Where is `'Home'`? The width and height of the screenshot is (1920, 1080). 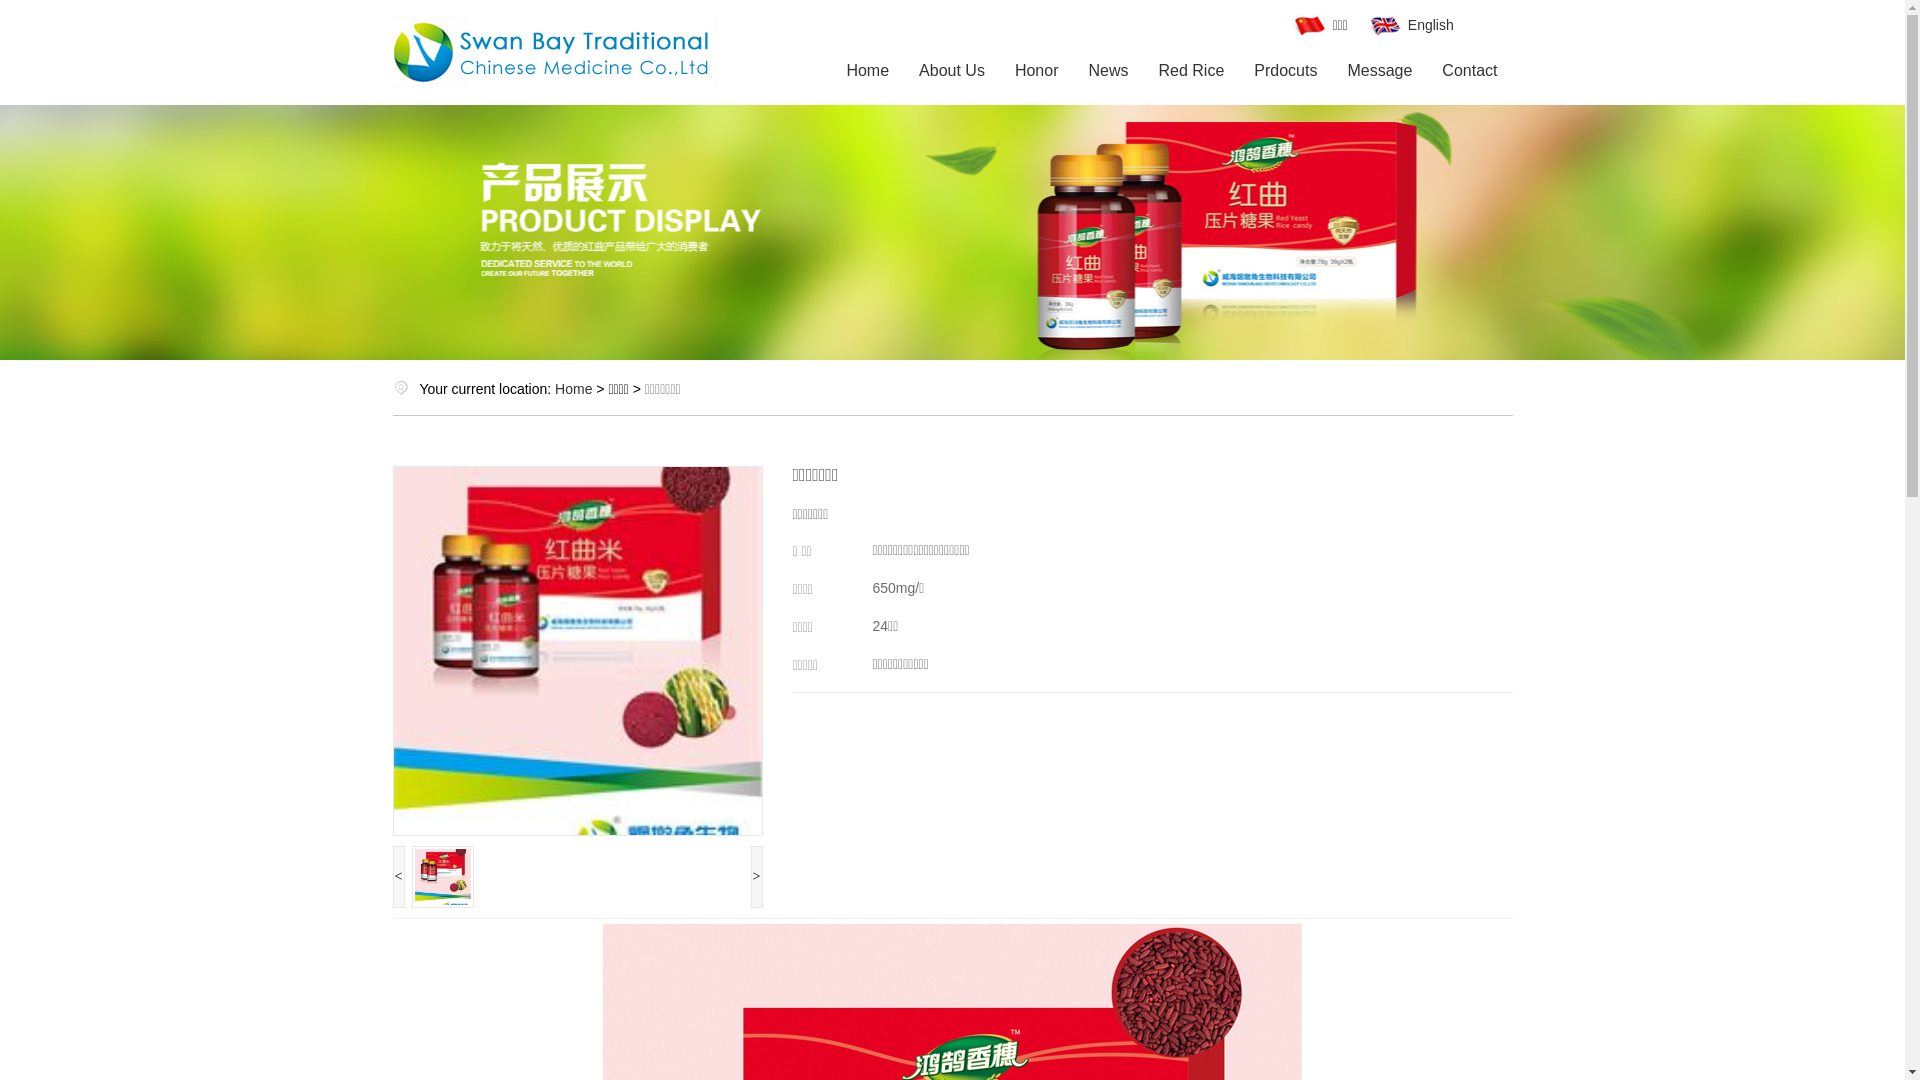 'Home' is located at coordinates (867, 69).